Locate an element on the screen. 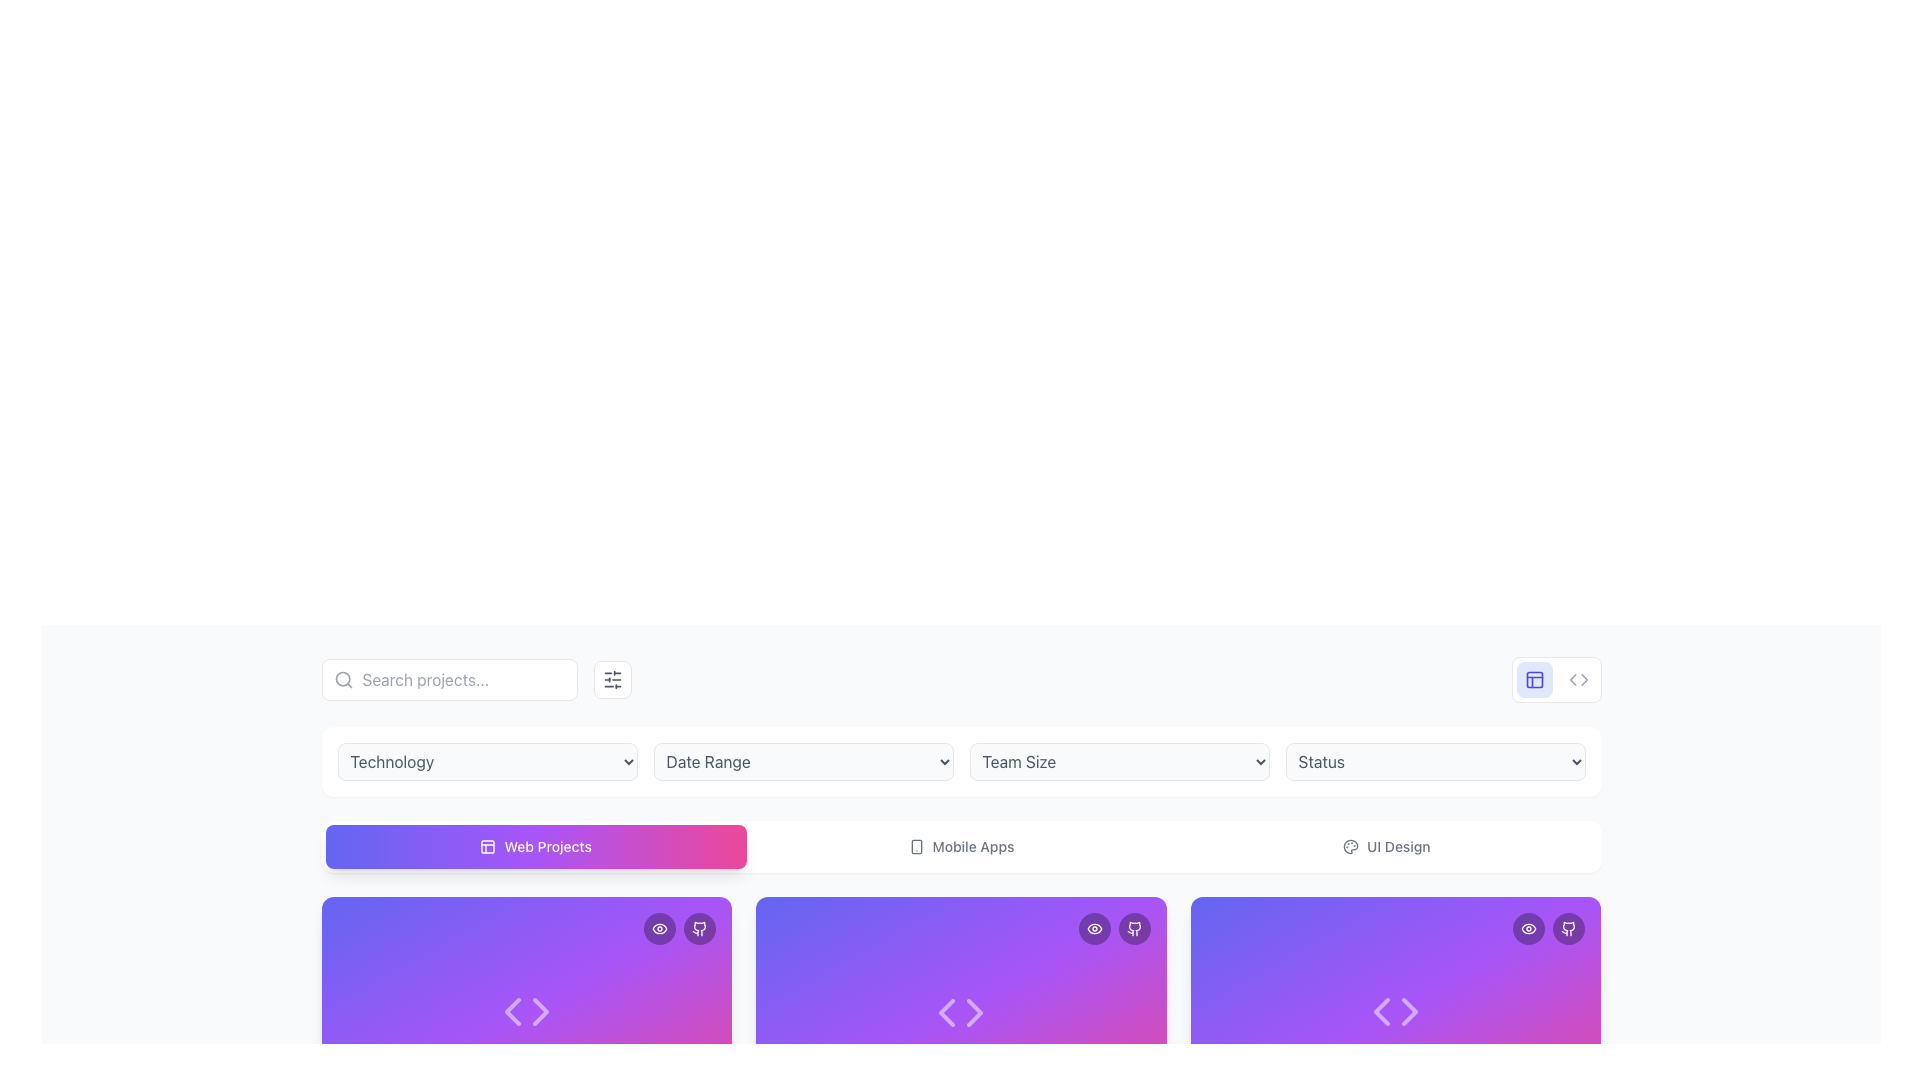 The height and width of the screenshot is (1080, 1920). the interactive button with rounded corners and a code-related icon, located at the top-right corner of the interface is located at coordinates (1577, 678).